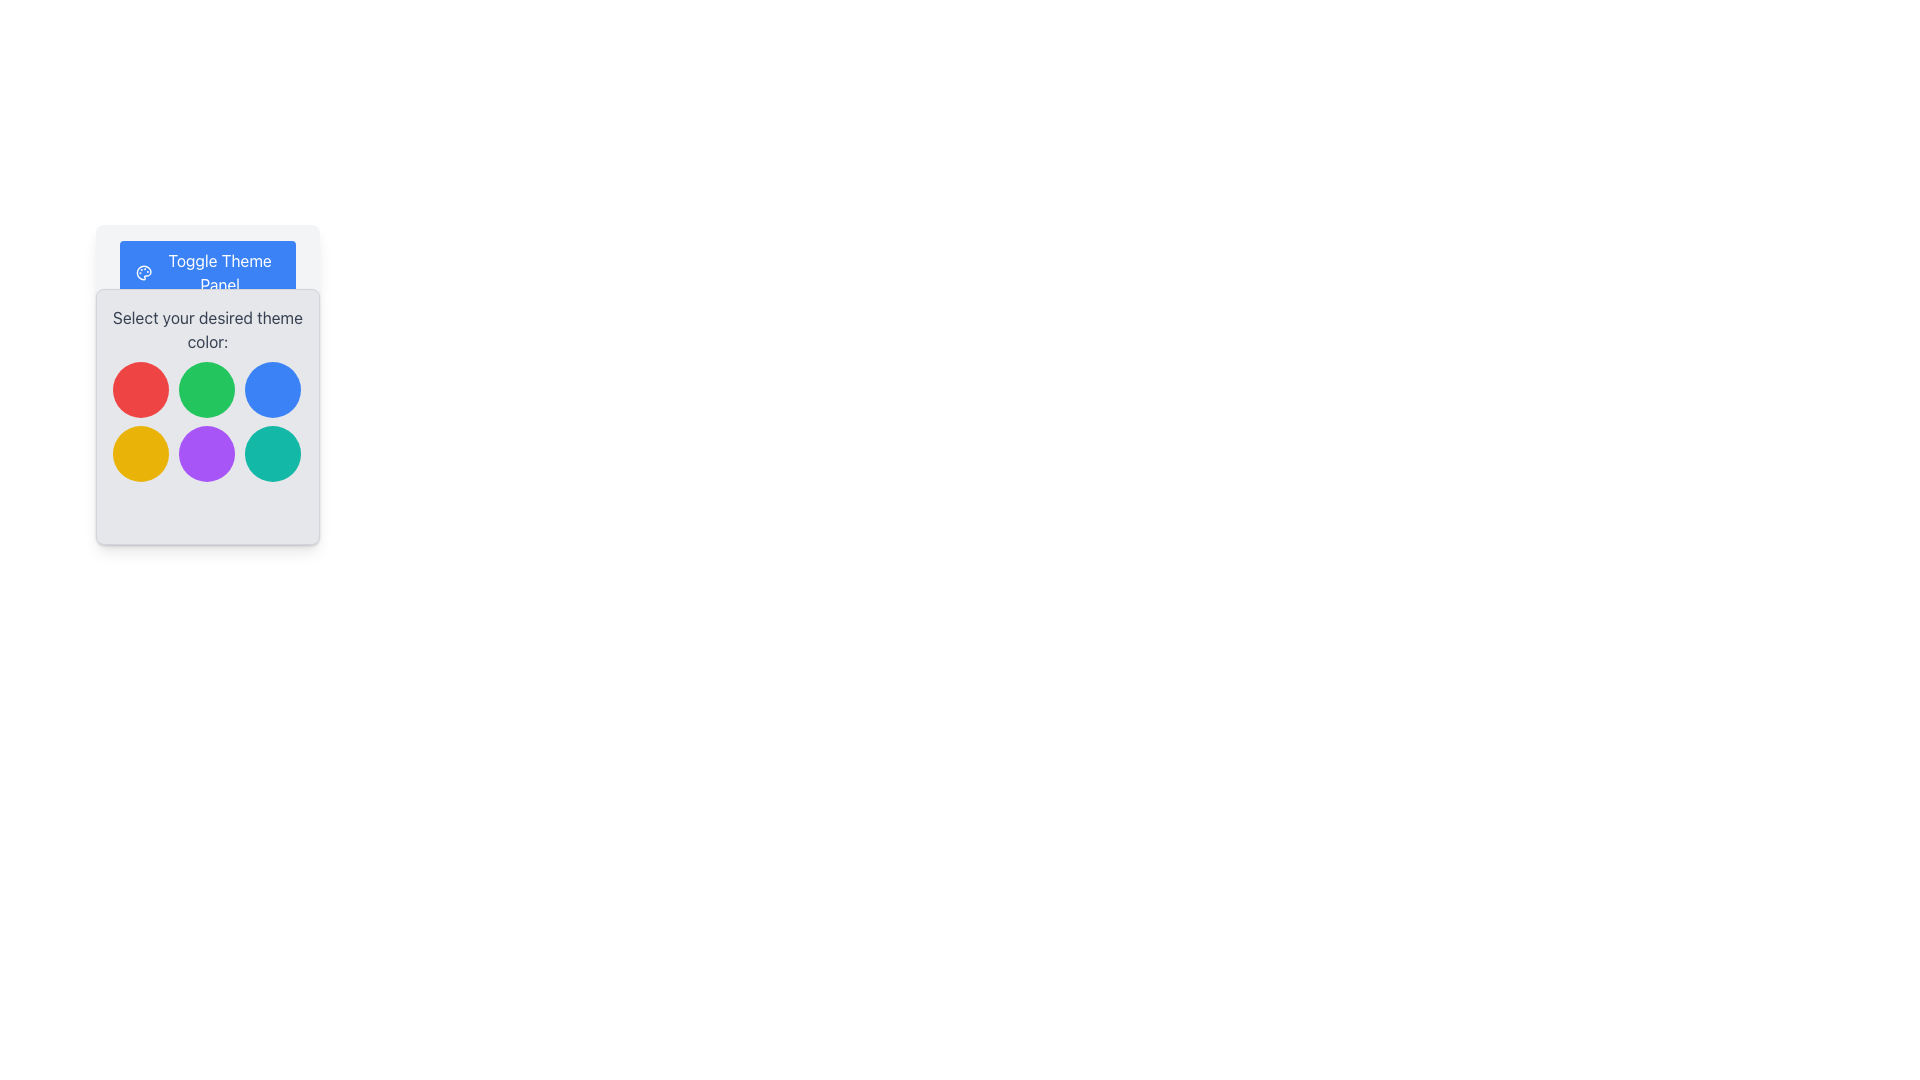  Describe the element at coordinates (139, 389) in the screenshot. I see `the color selection button for red, which is the first button in a 3x2 grid layout located at the top-left corner` at that location.